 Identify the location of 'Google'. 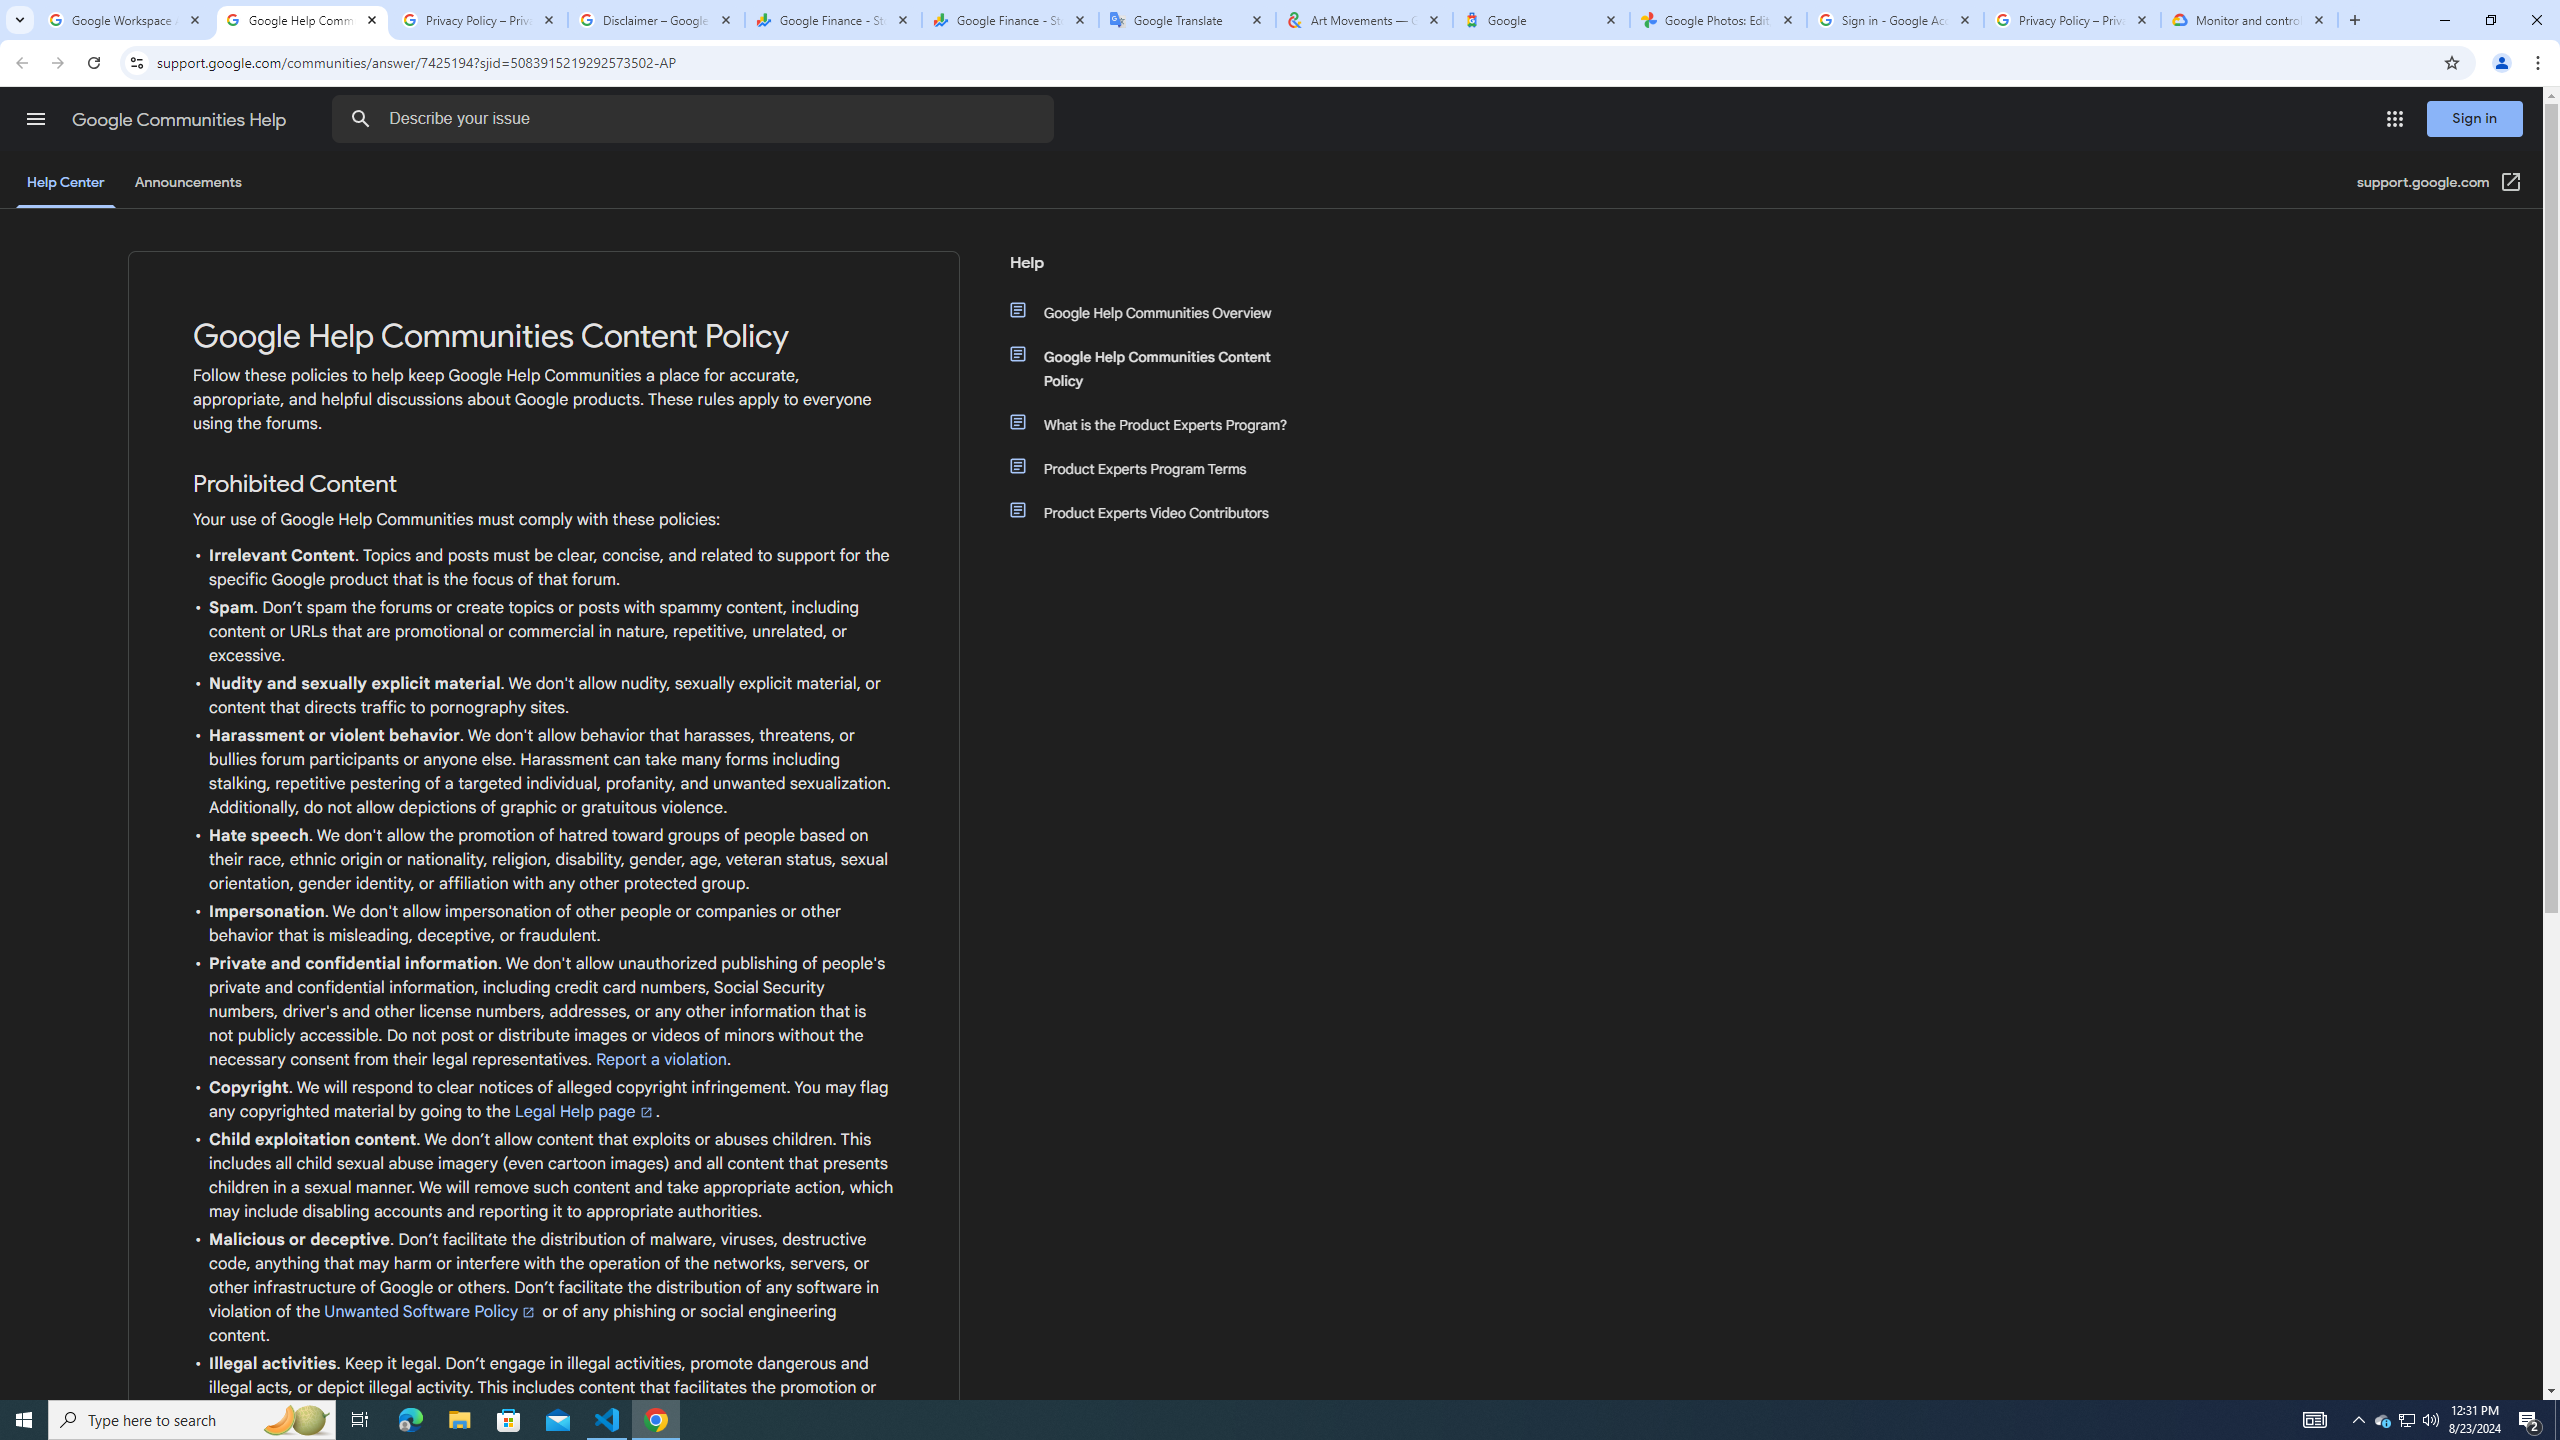
(1540, 19).